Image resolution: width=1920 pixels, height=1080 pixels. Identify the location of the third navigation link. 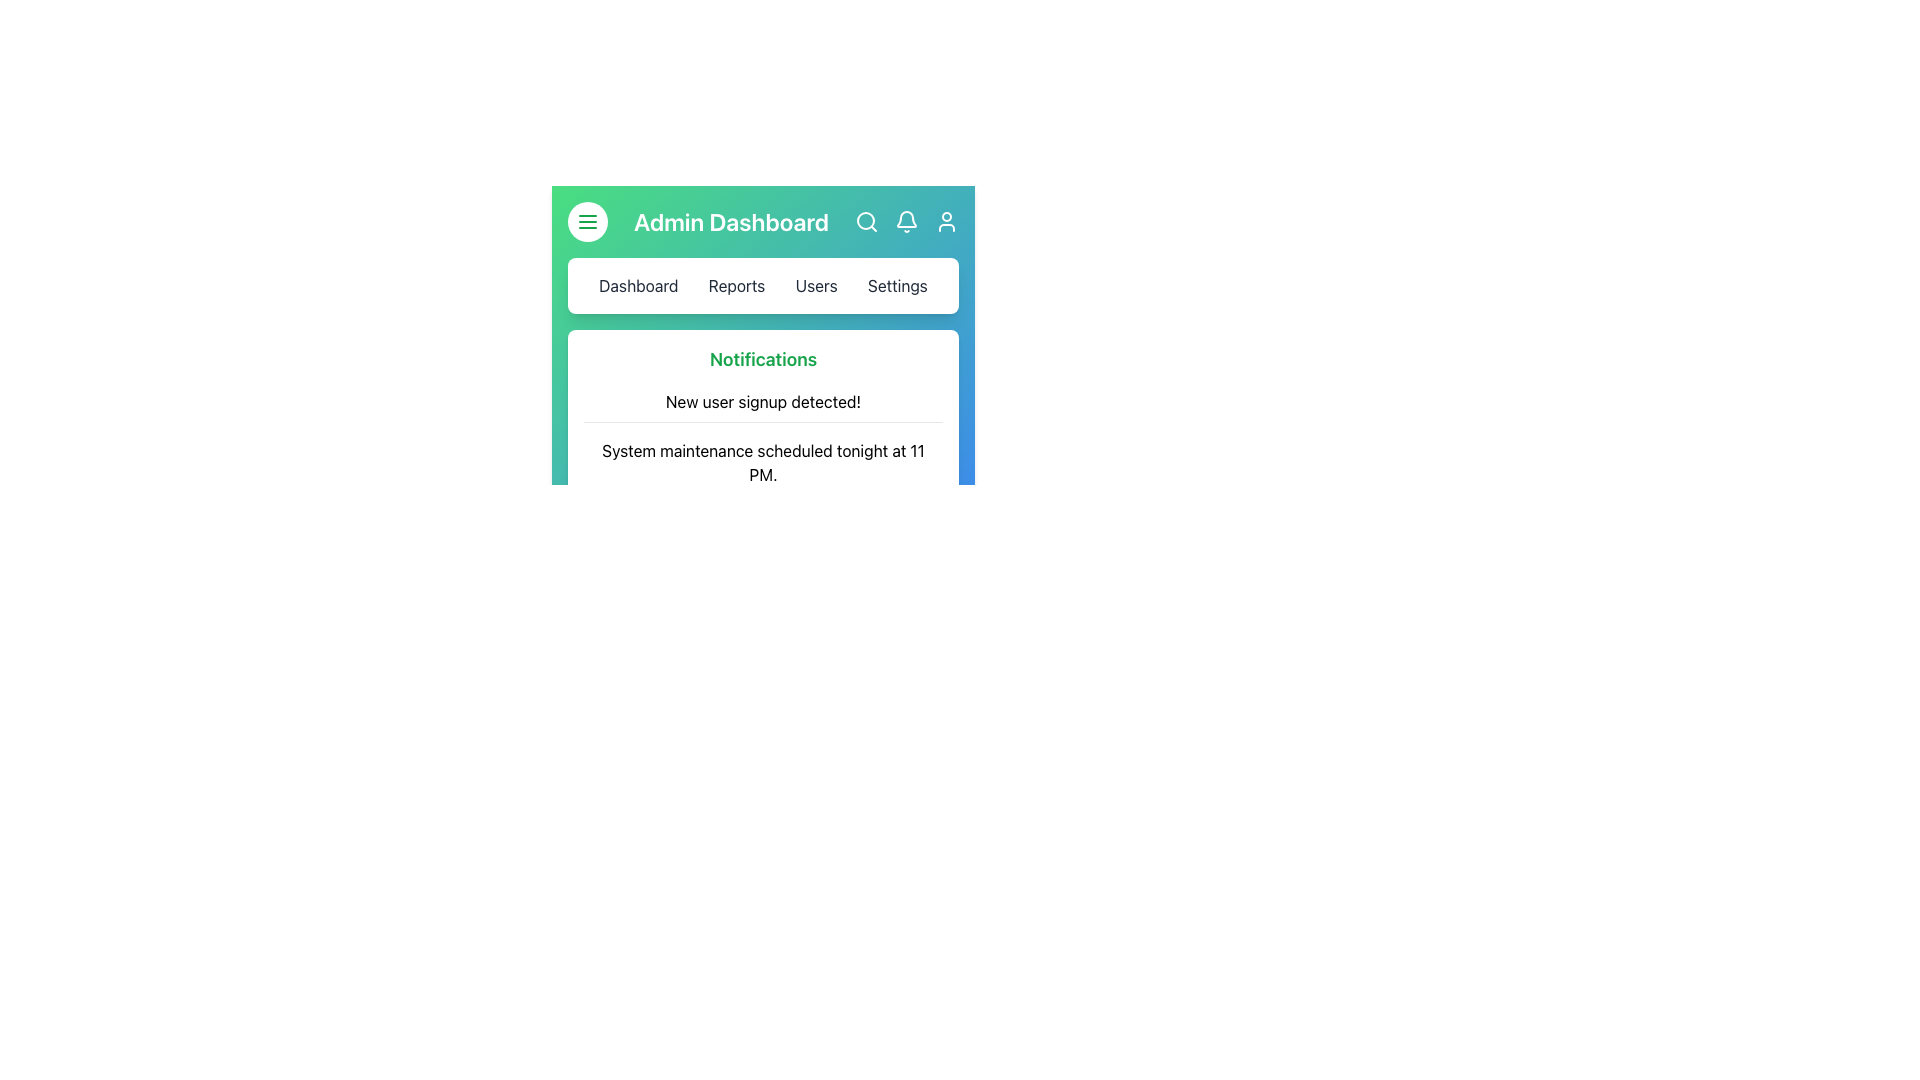
(816, 285).